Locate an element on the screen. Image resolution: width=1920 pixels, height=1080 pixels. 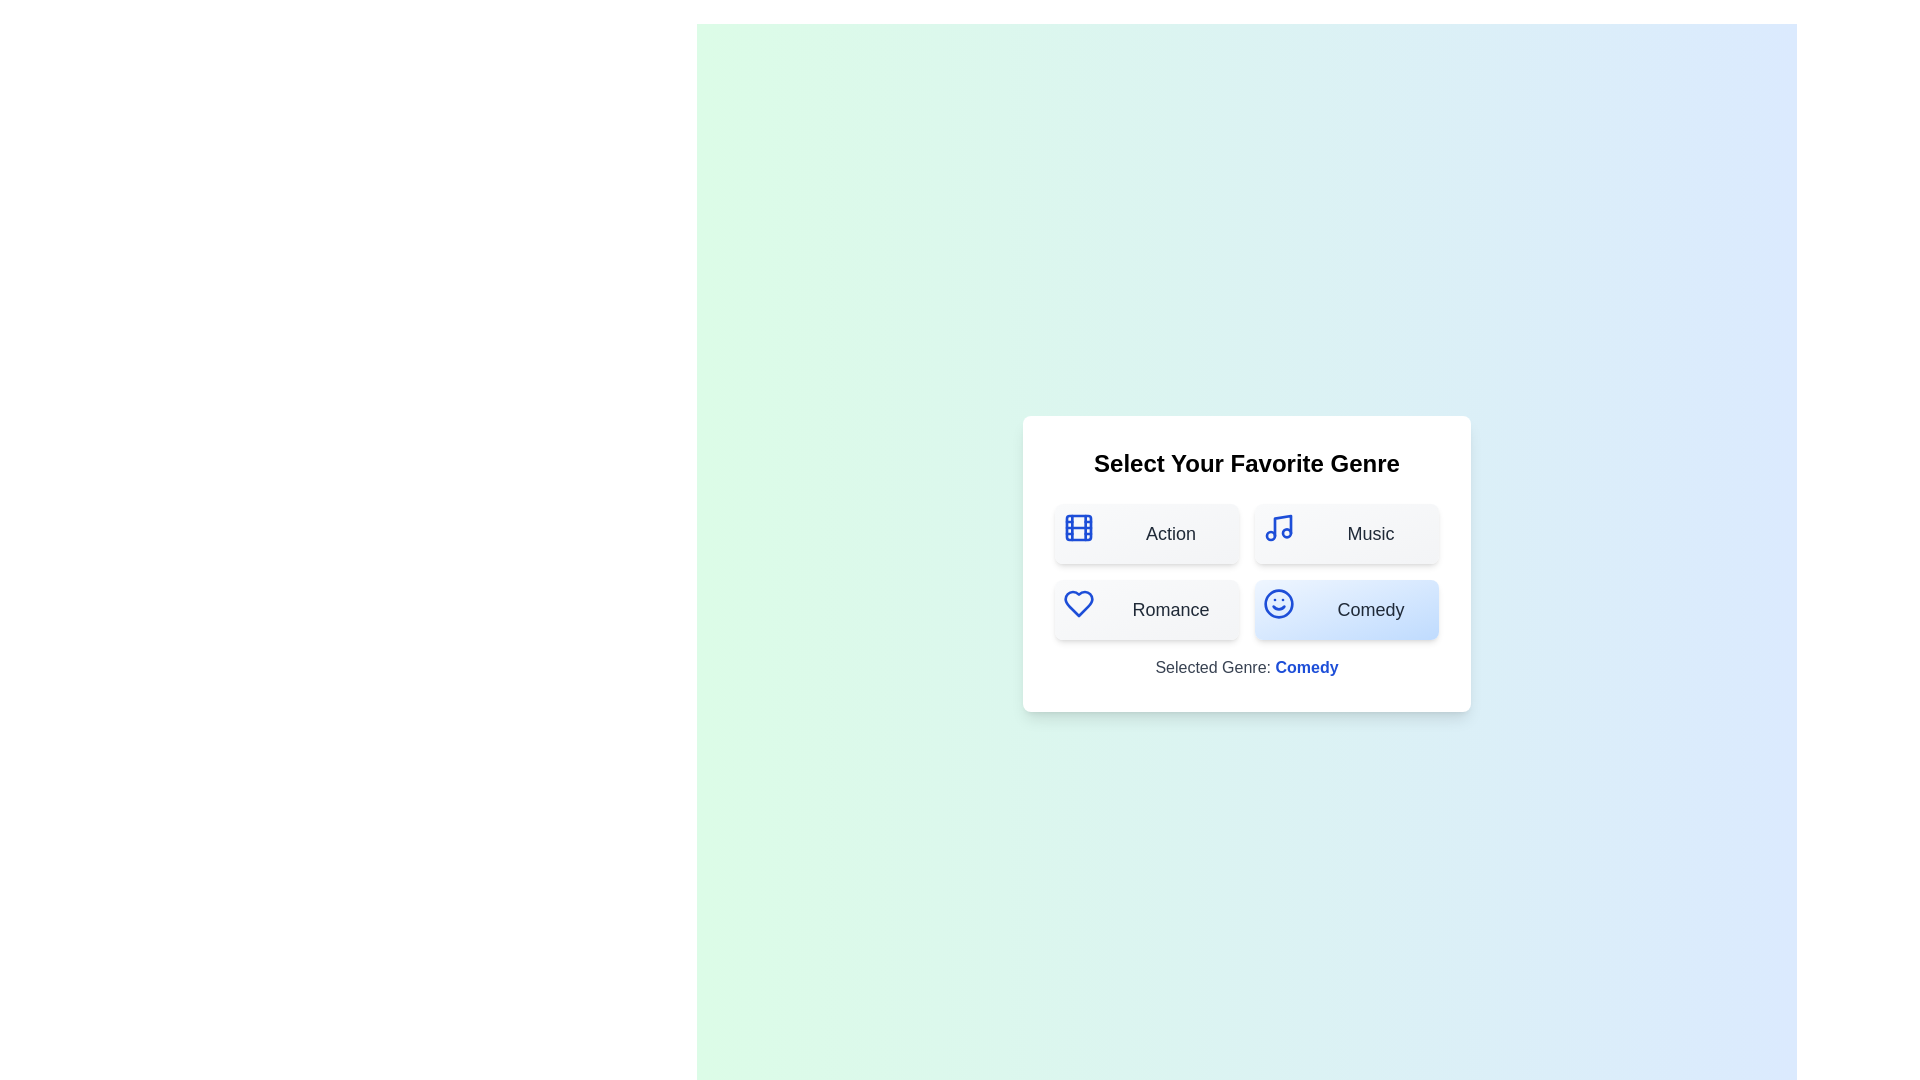
the 'Romance' button, which is a rectangular button with rounded edges, a blue heart icon, and bold dark gray text is located at coordinates (1147, 608).